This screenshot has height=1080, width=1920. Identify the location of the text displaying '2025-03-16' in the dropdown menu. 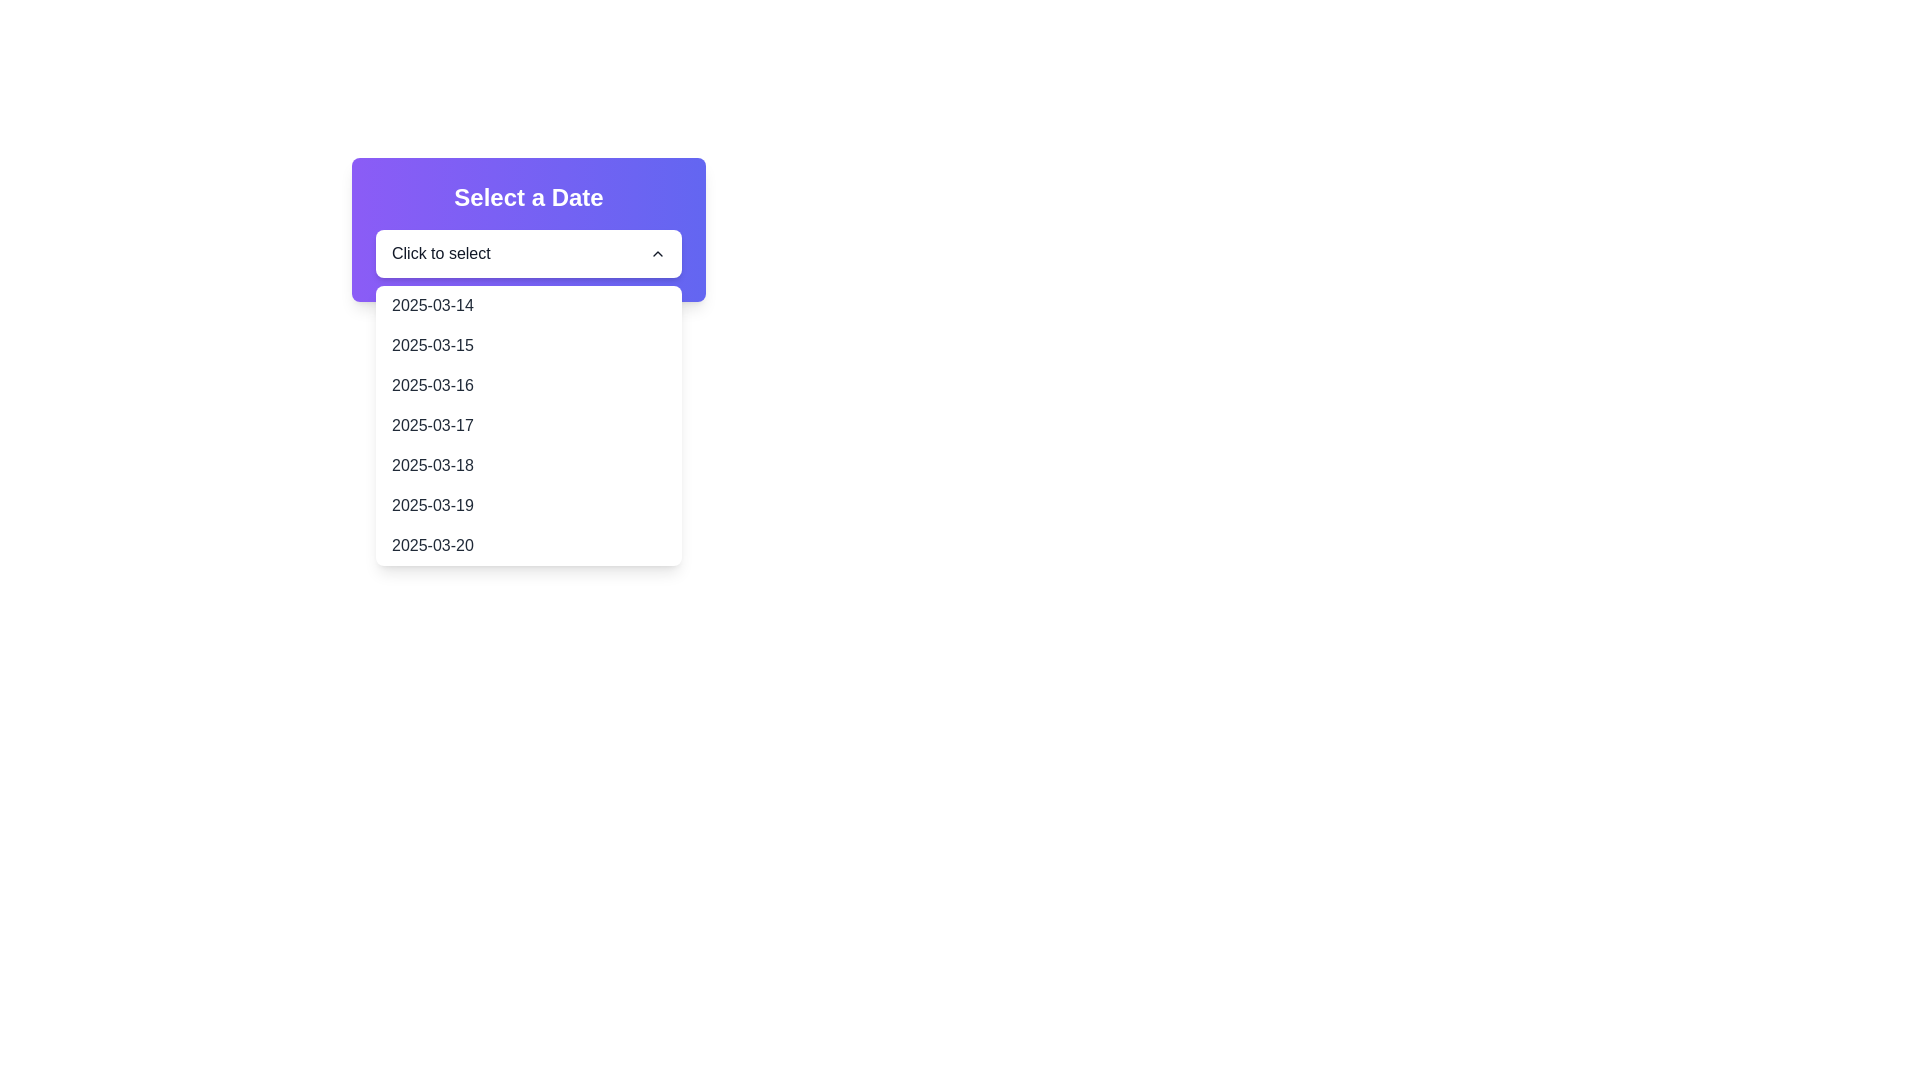
(431, 385).